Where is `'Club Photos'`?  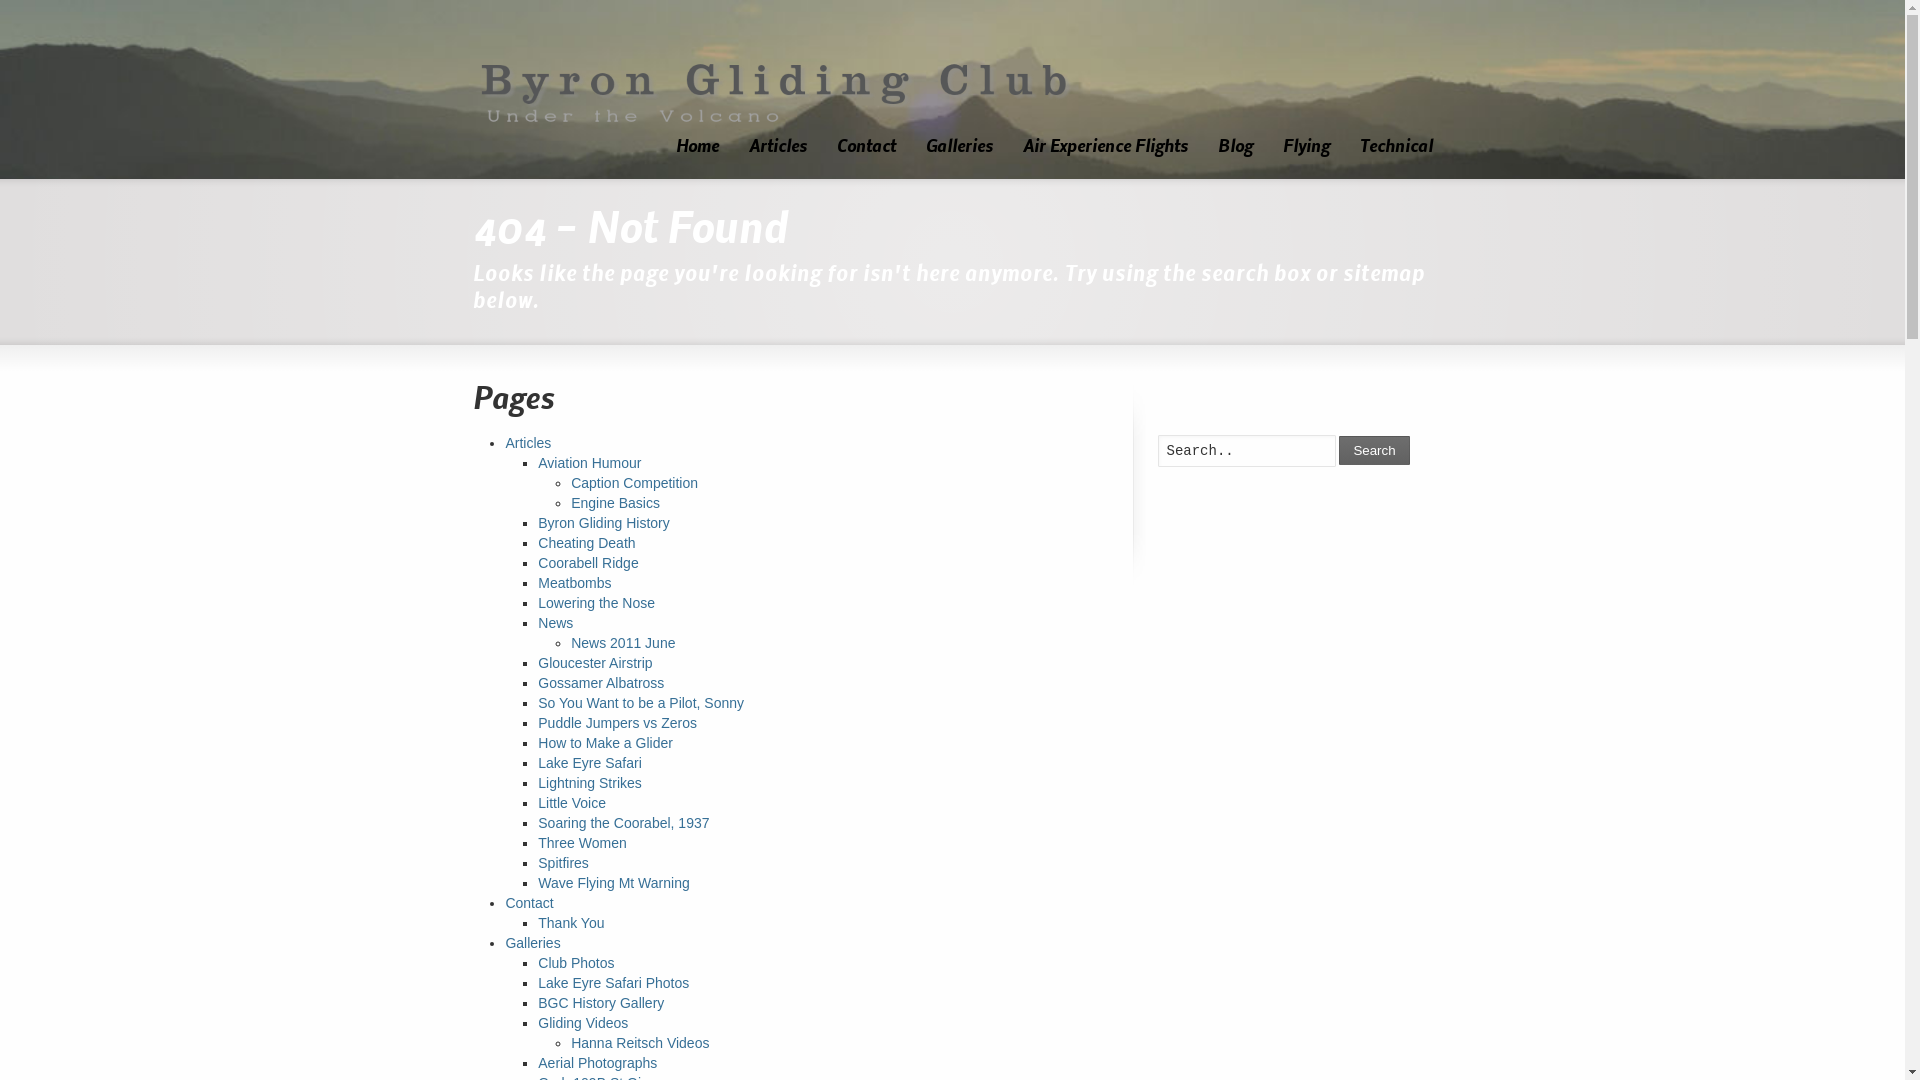
'Club Photos' is located at coordinates (575, 962).